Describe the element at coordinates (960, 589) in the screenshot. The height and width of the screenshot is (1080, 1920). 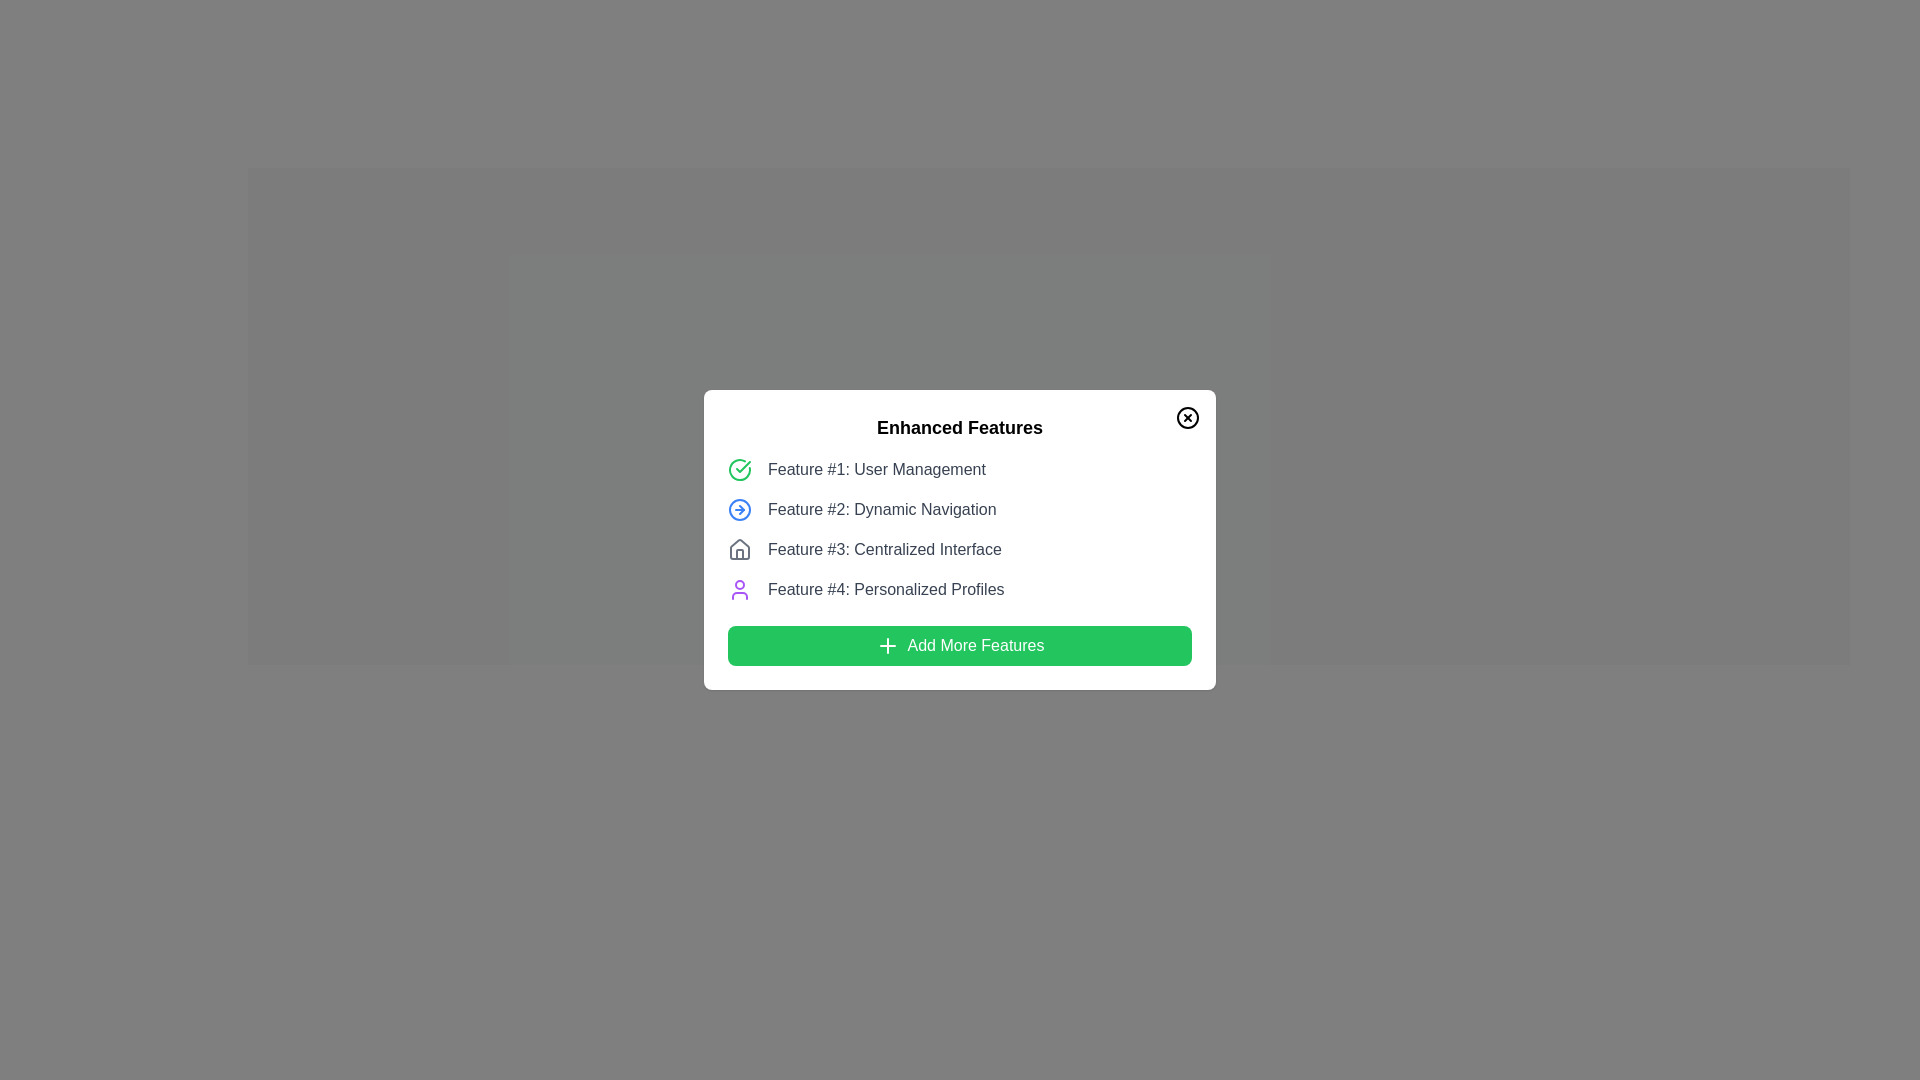
I see `the list item that reads 'Feature #4: Personalized Profiles' with a purple user silhouette icon` at that location.